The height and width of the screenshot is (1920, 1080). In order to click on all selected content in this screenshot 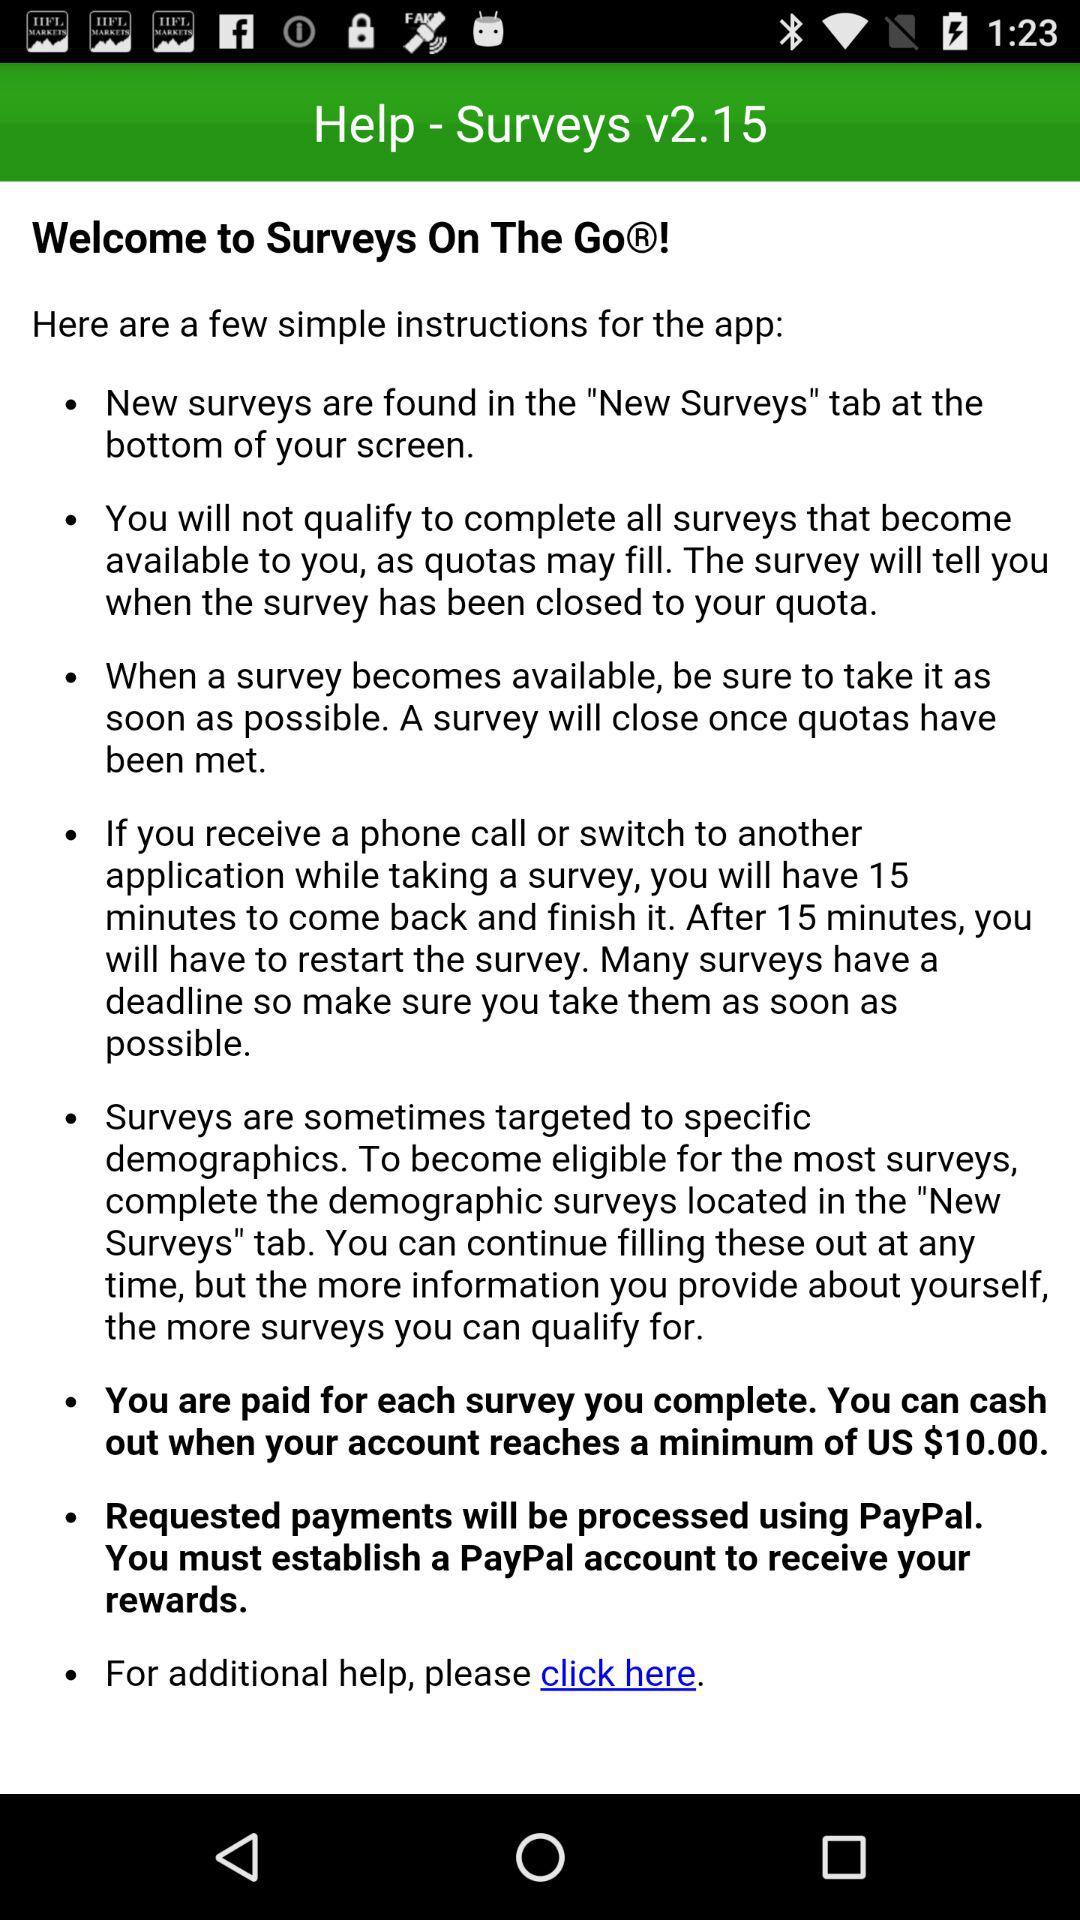, I will do `click(540, 987)`.